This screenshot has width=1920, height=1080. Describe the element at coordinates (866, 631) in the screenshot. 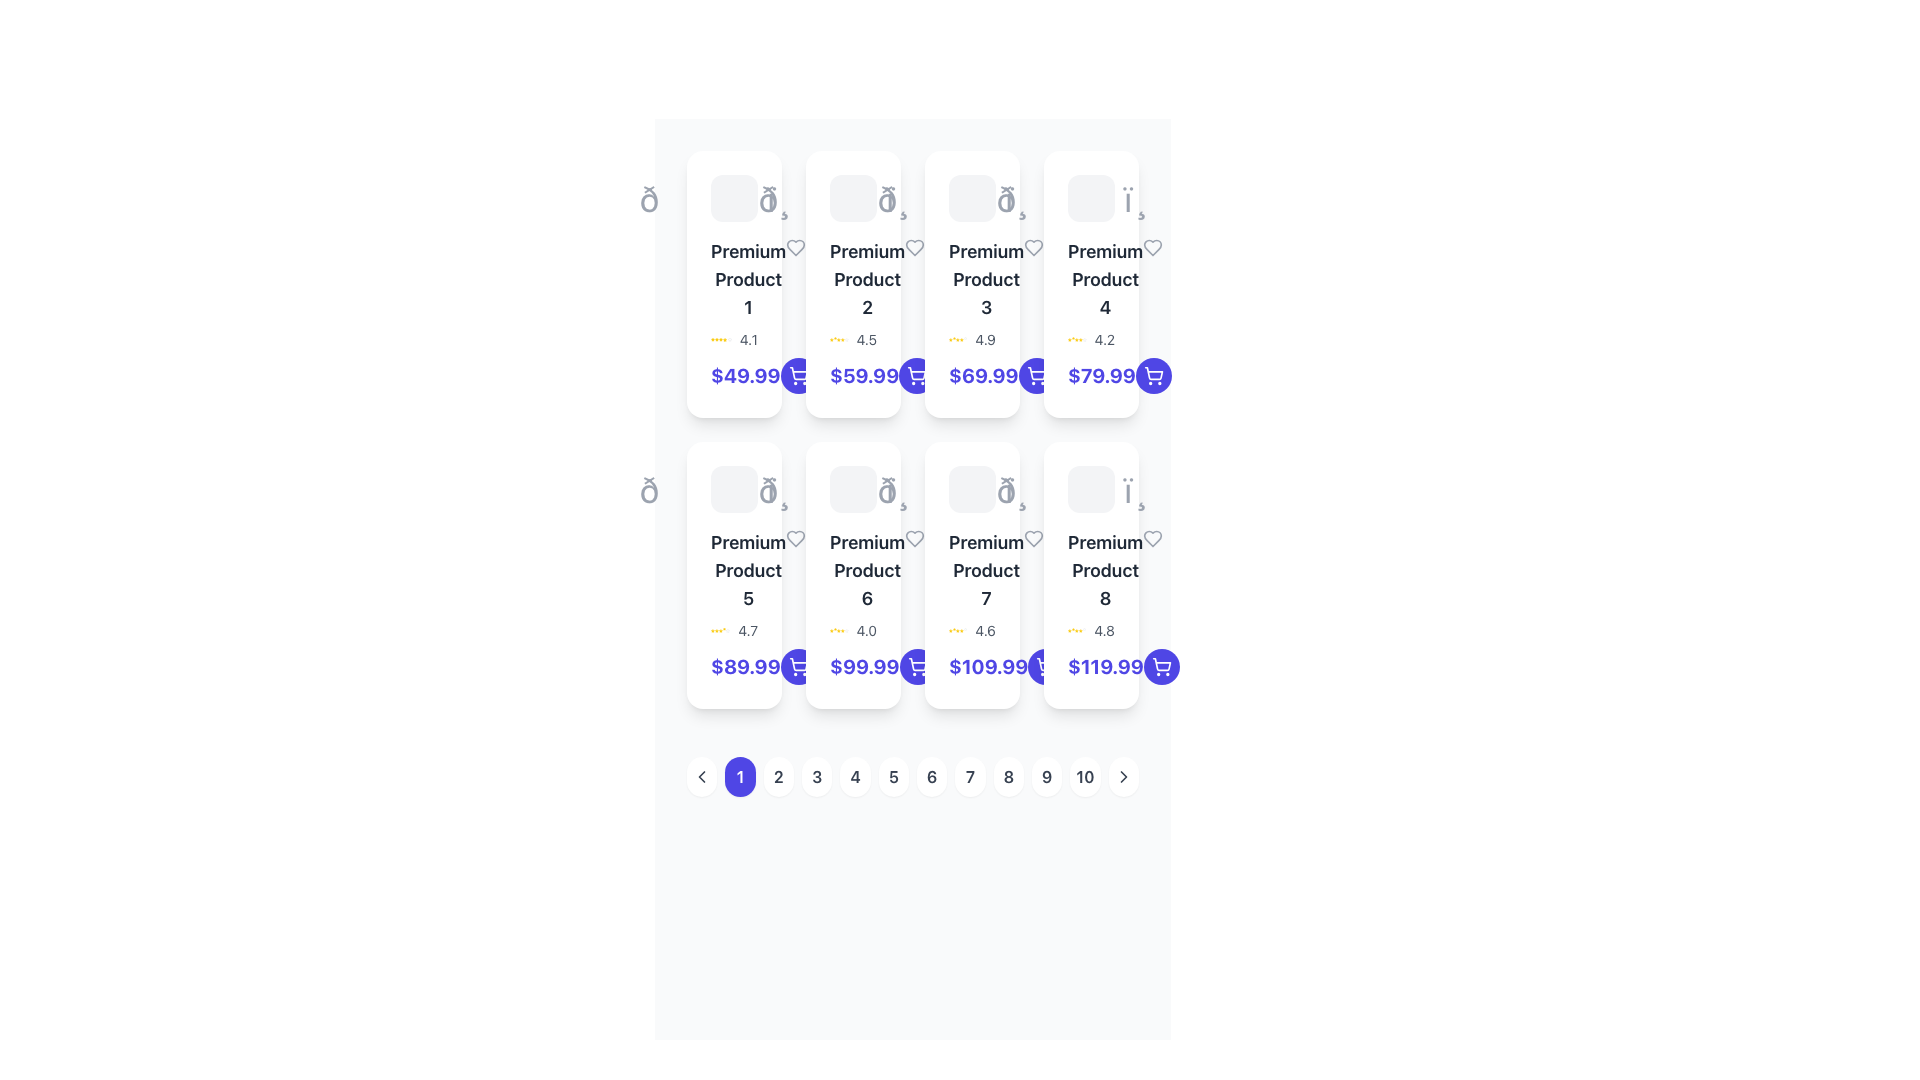

I see `the Text label representing the numerical rating value for the product located in the sixth product card, which is directly to the right of the star rating icons` at that location.